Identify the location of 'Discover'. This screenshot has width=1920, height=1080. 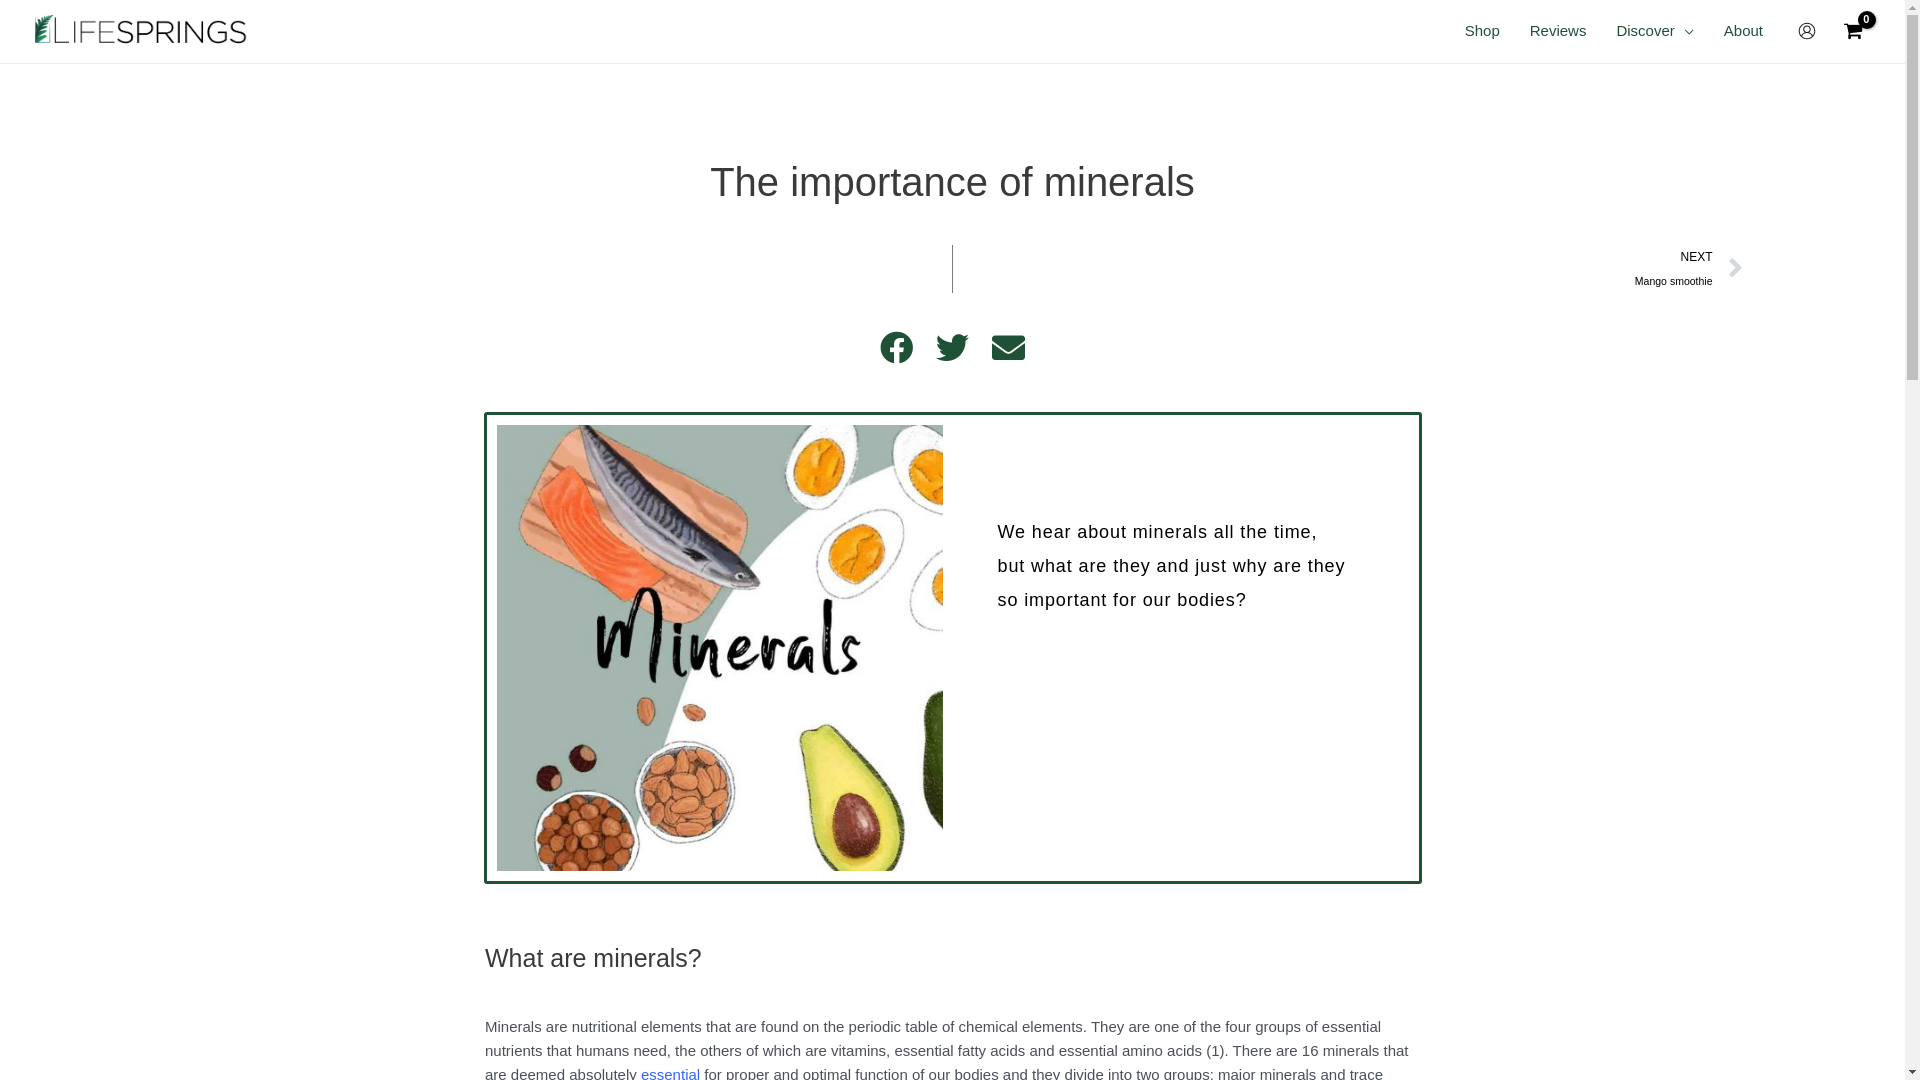
(1654, 30).